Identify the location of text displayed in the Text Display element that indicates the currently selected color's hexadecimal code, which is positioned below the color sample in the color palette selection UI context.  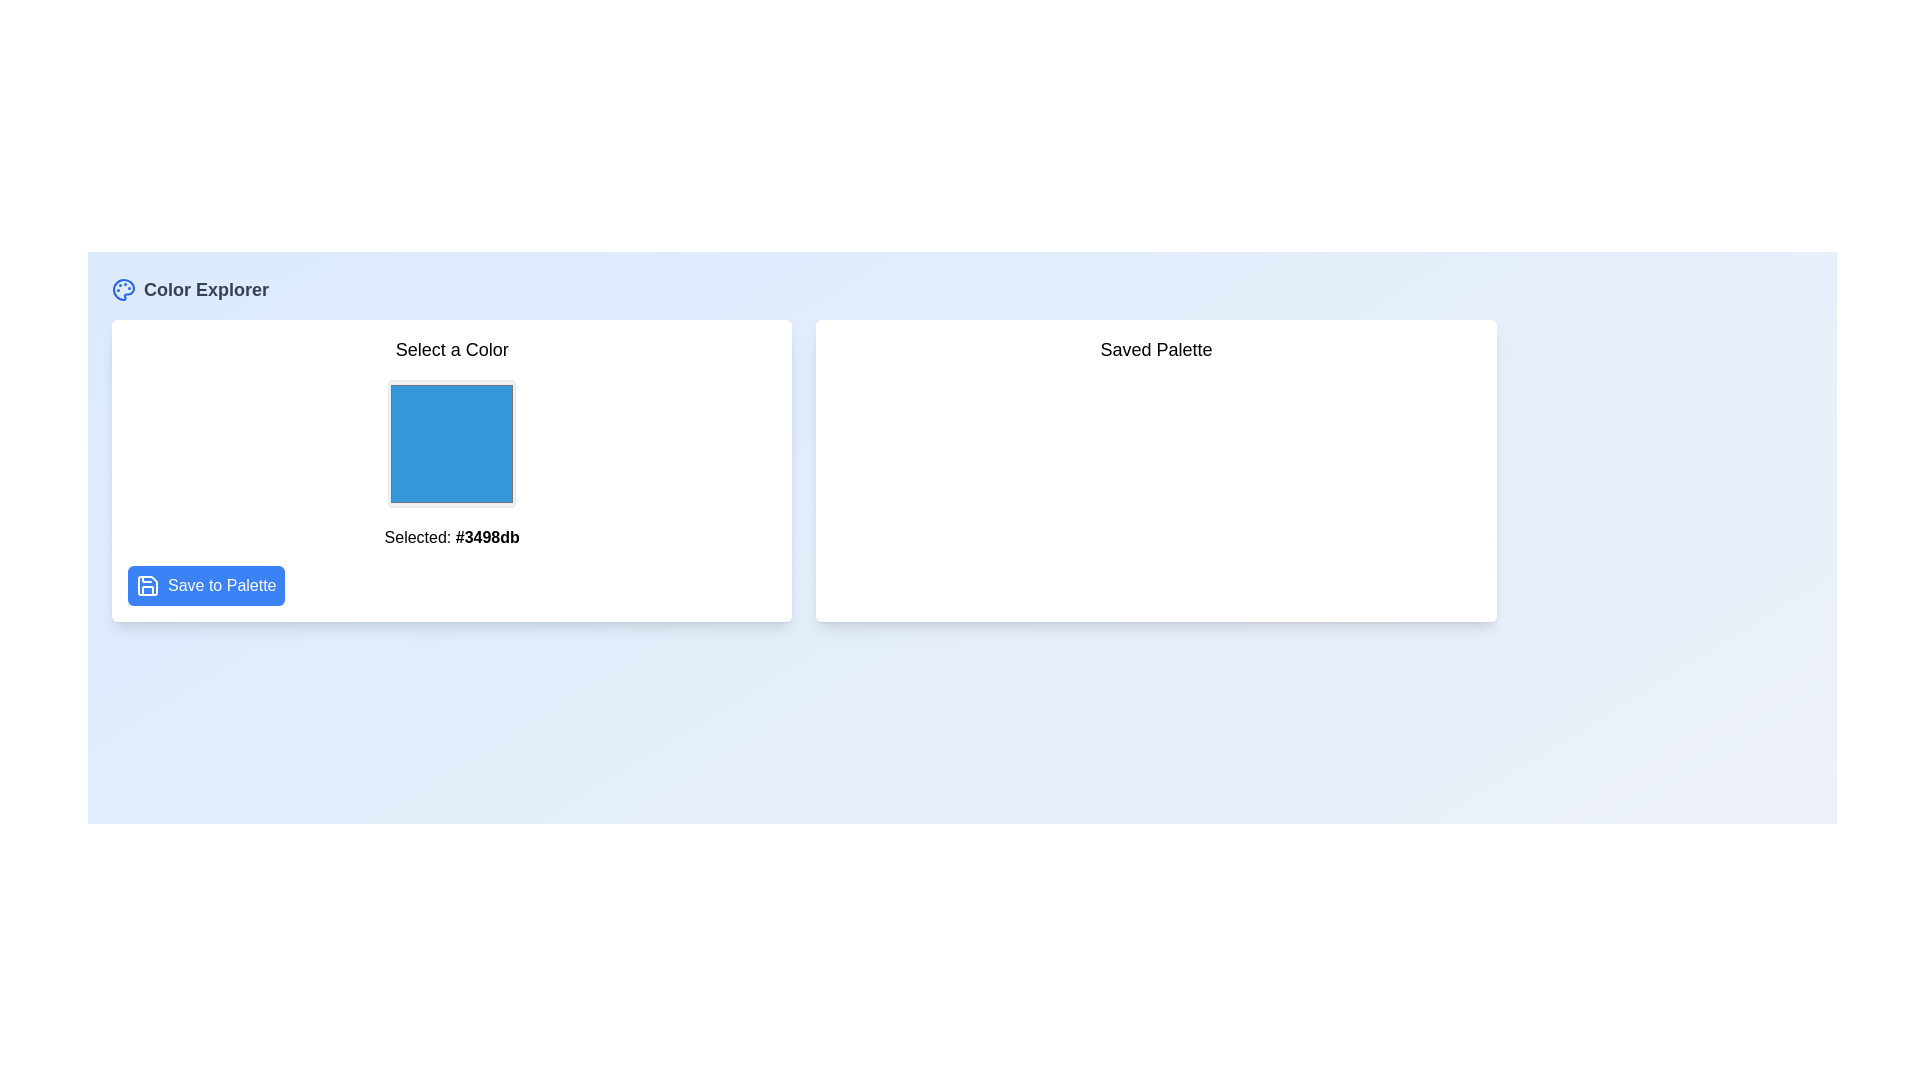
(487, 536).